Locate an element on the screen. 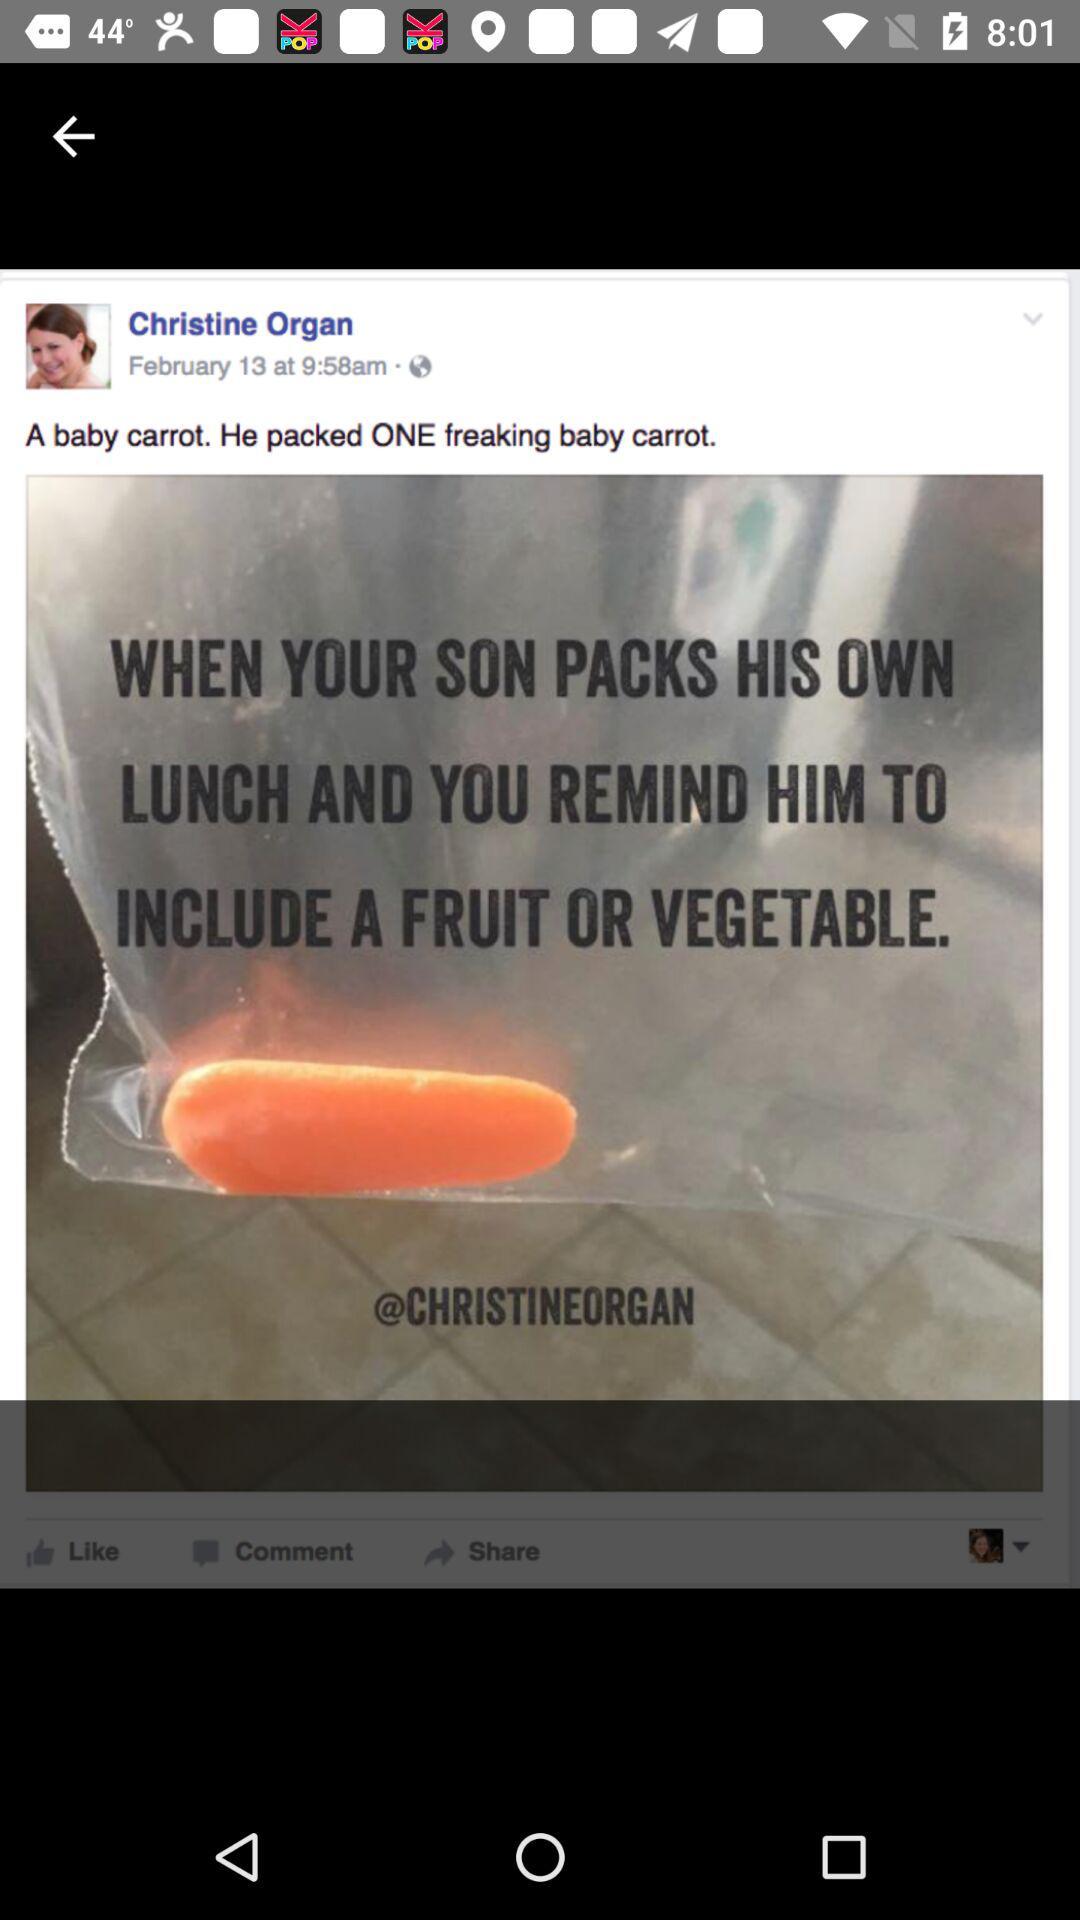 This screenshot has height=1920, width=1080. the icon at the top left corner is located at coordinates (72, 135).